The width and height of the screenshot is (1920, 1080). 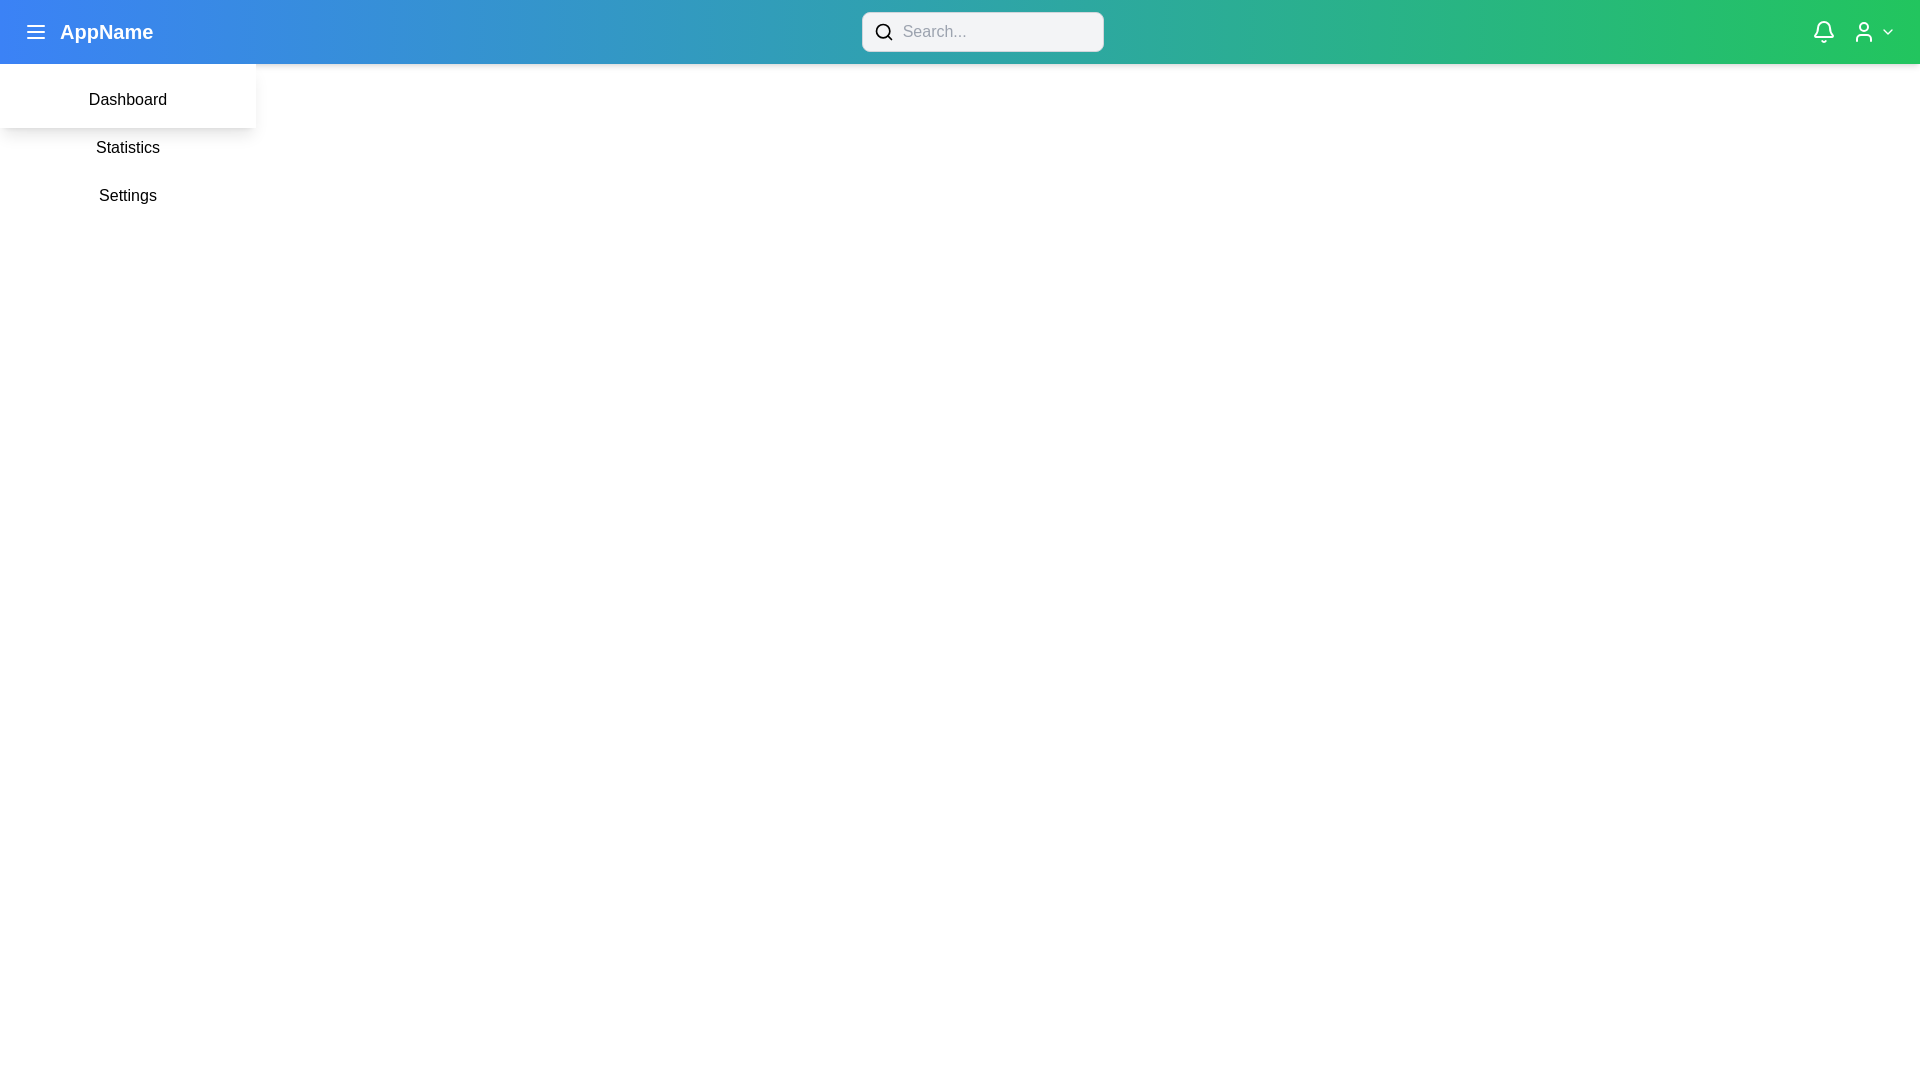 What do you see at coordinates (127, 146) in the screenshot?
I see `the 'Statistics' button, which is a rectangular button with a white background and black text, positioned below the 'Dashboard' button in a vertical list` at bounding box center [127, 146].